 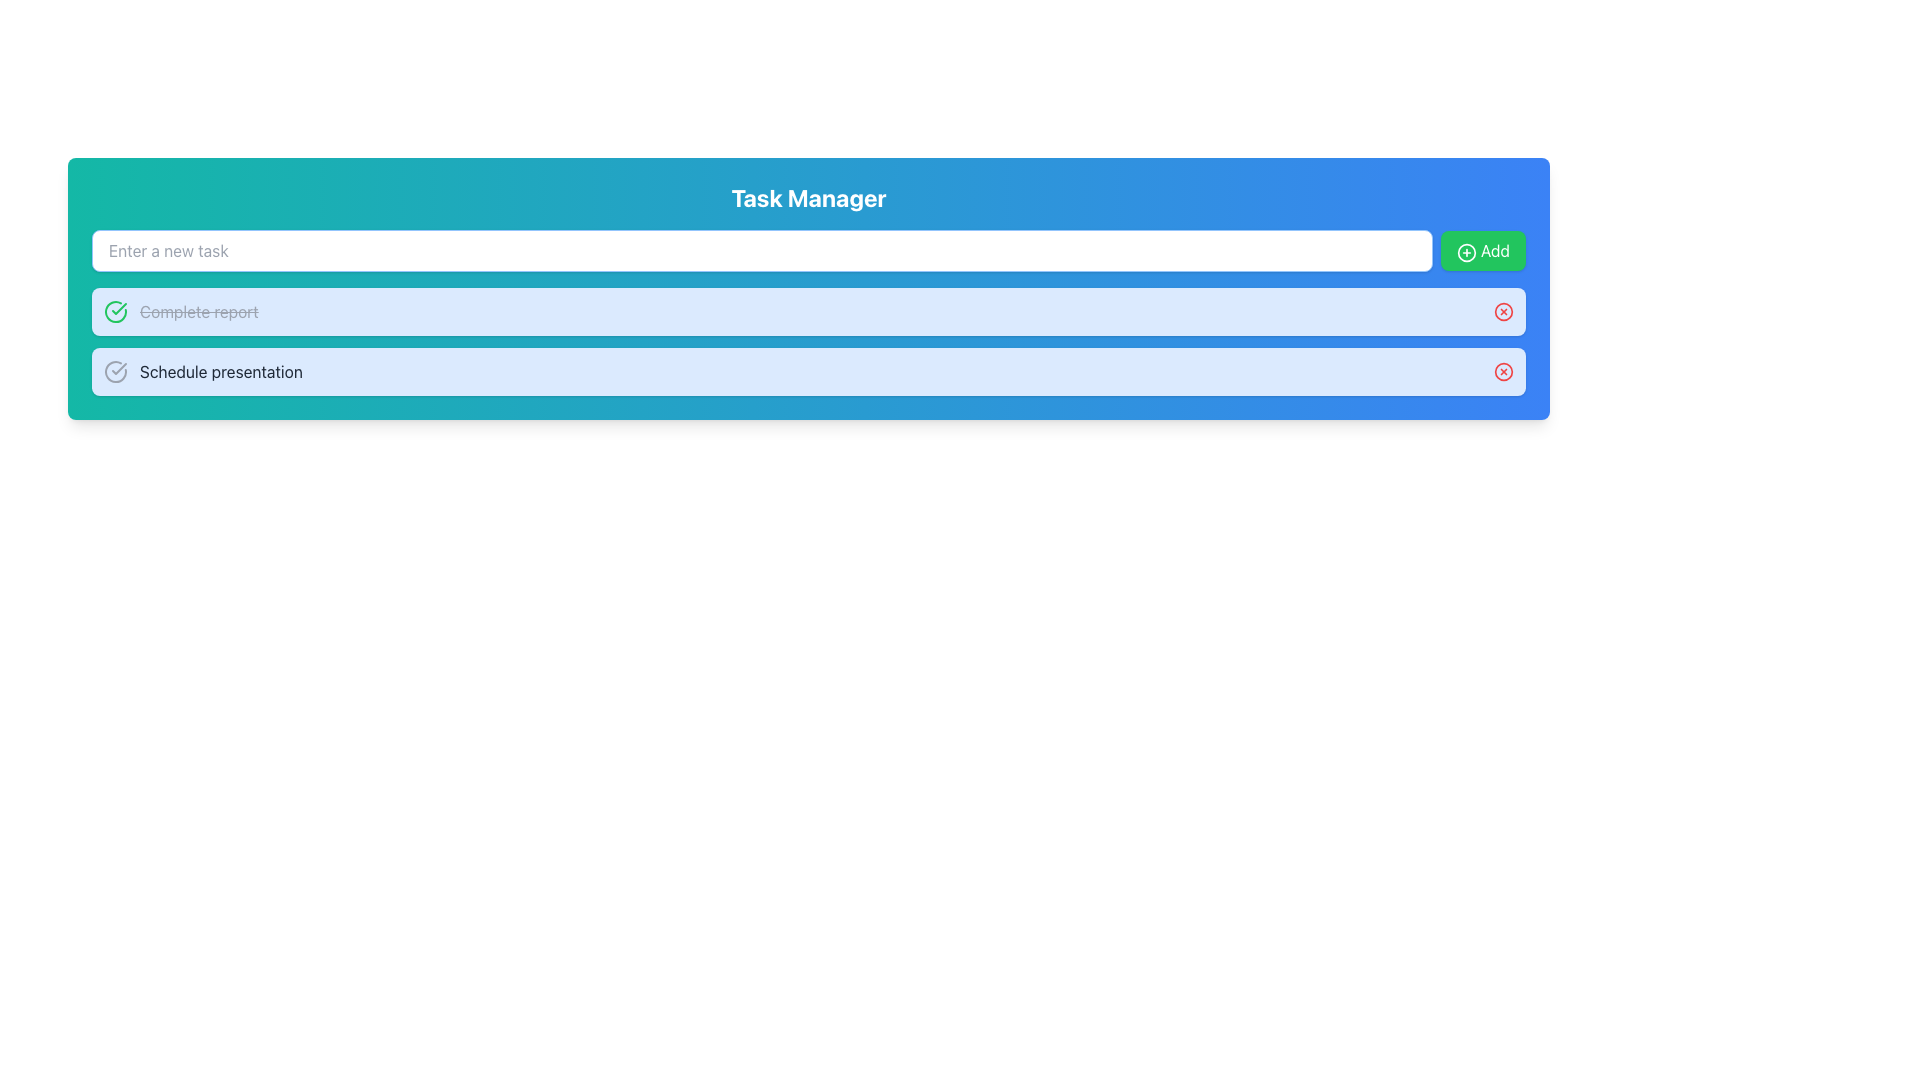 I want to click on the checkmark on the task entry labeled 'Schedule presentation' to mark it as completed, so click(x=809, y=371).